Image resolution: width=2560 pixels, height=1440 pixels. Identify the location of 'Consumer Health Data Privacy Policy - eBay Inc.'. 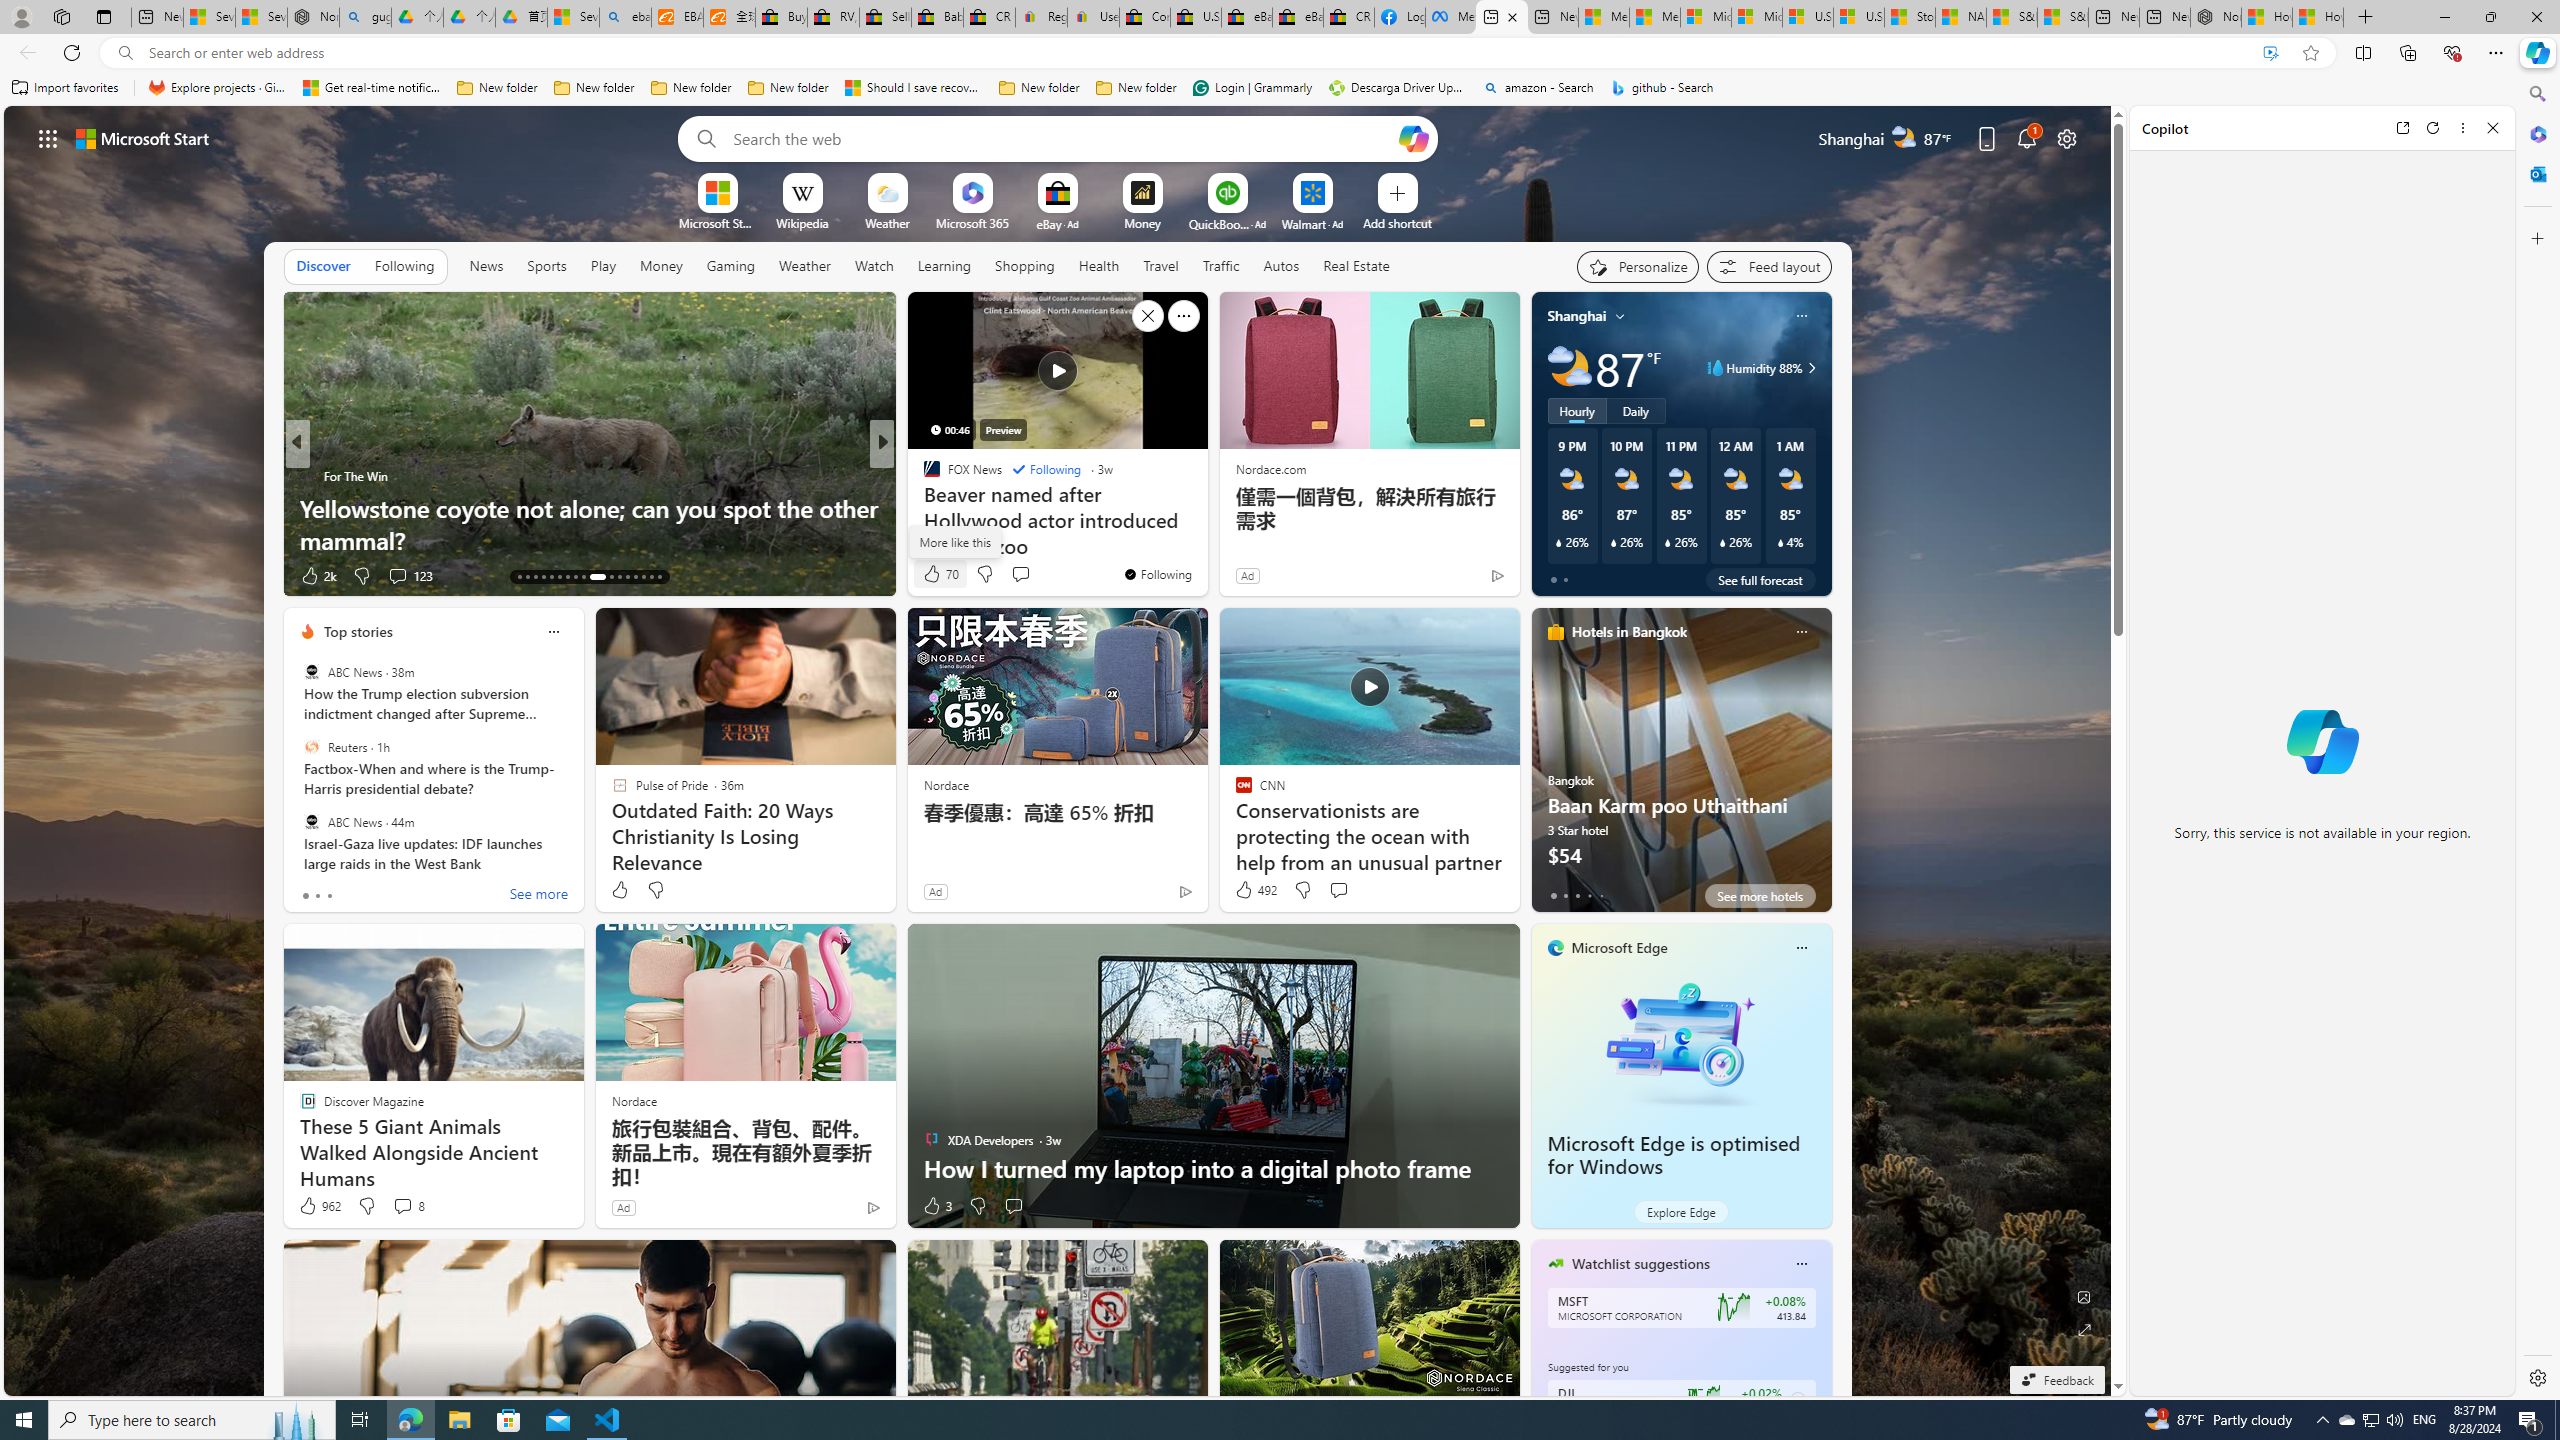
(1145, 16).